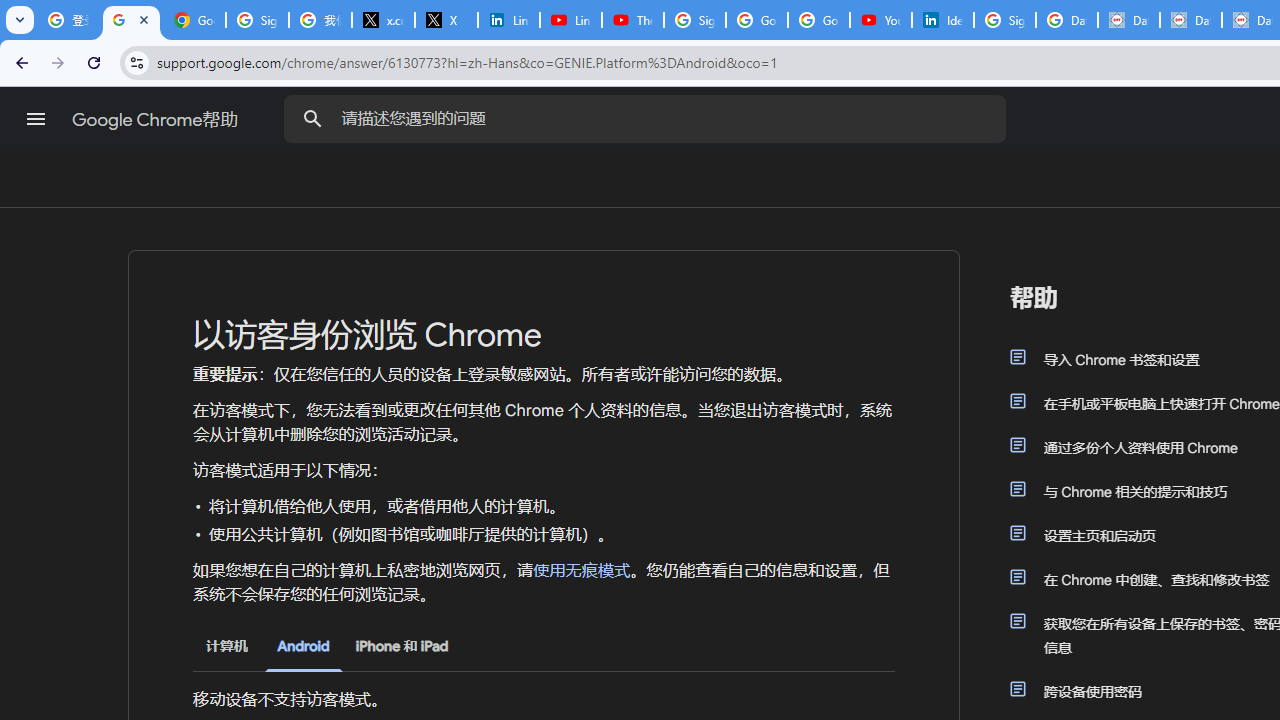 The image size is (1280, 720). Describe the element at coordinates (256, 20) in the screenshot. I see `'Sign in - Google Accounts'` at that location.